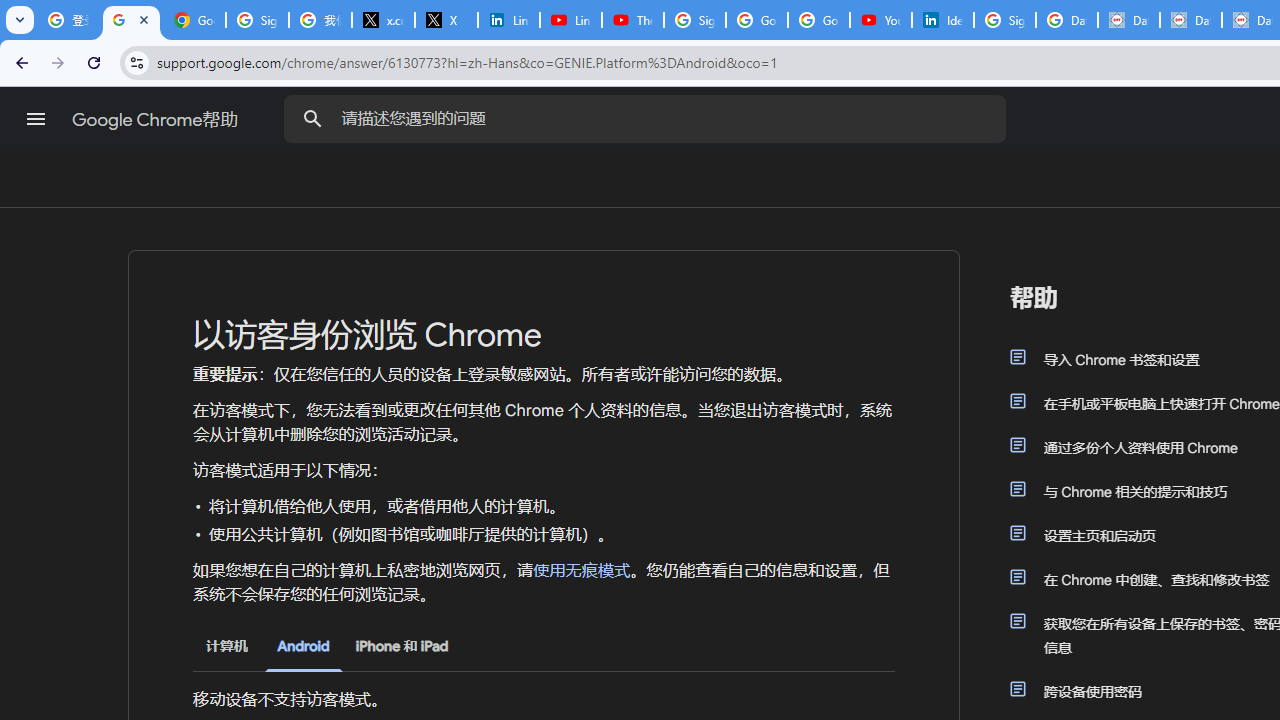 The image size is (1280, 720). Describe the element at coordinates (256, 20) in the screenshot. I see `'Sign in - Google Accounts'` at that location.